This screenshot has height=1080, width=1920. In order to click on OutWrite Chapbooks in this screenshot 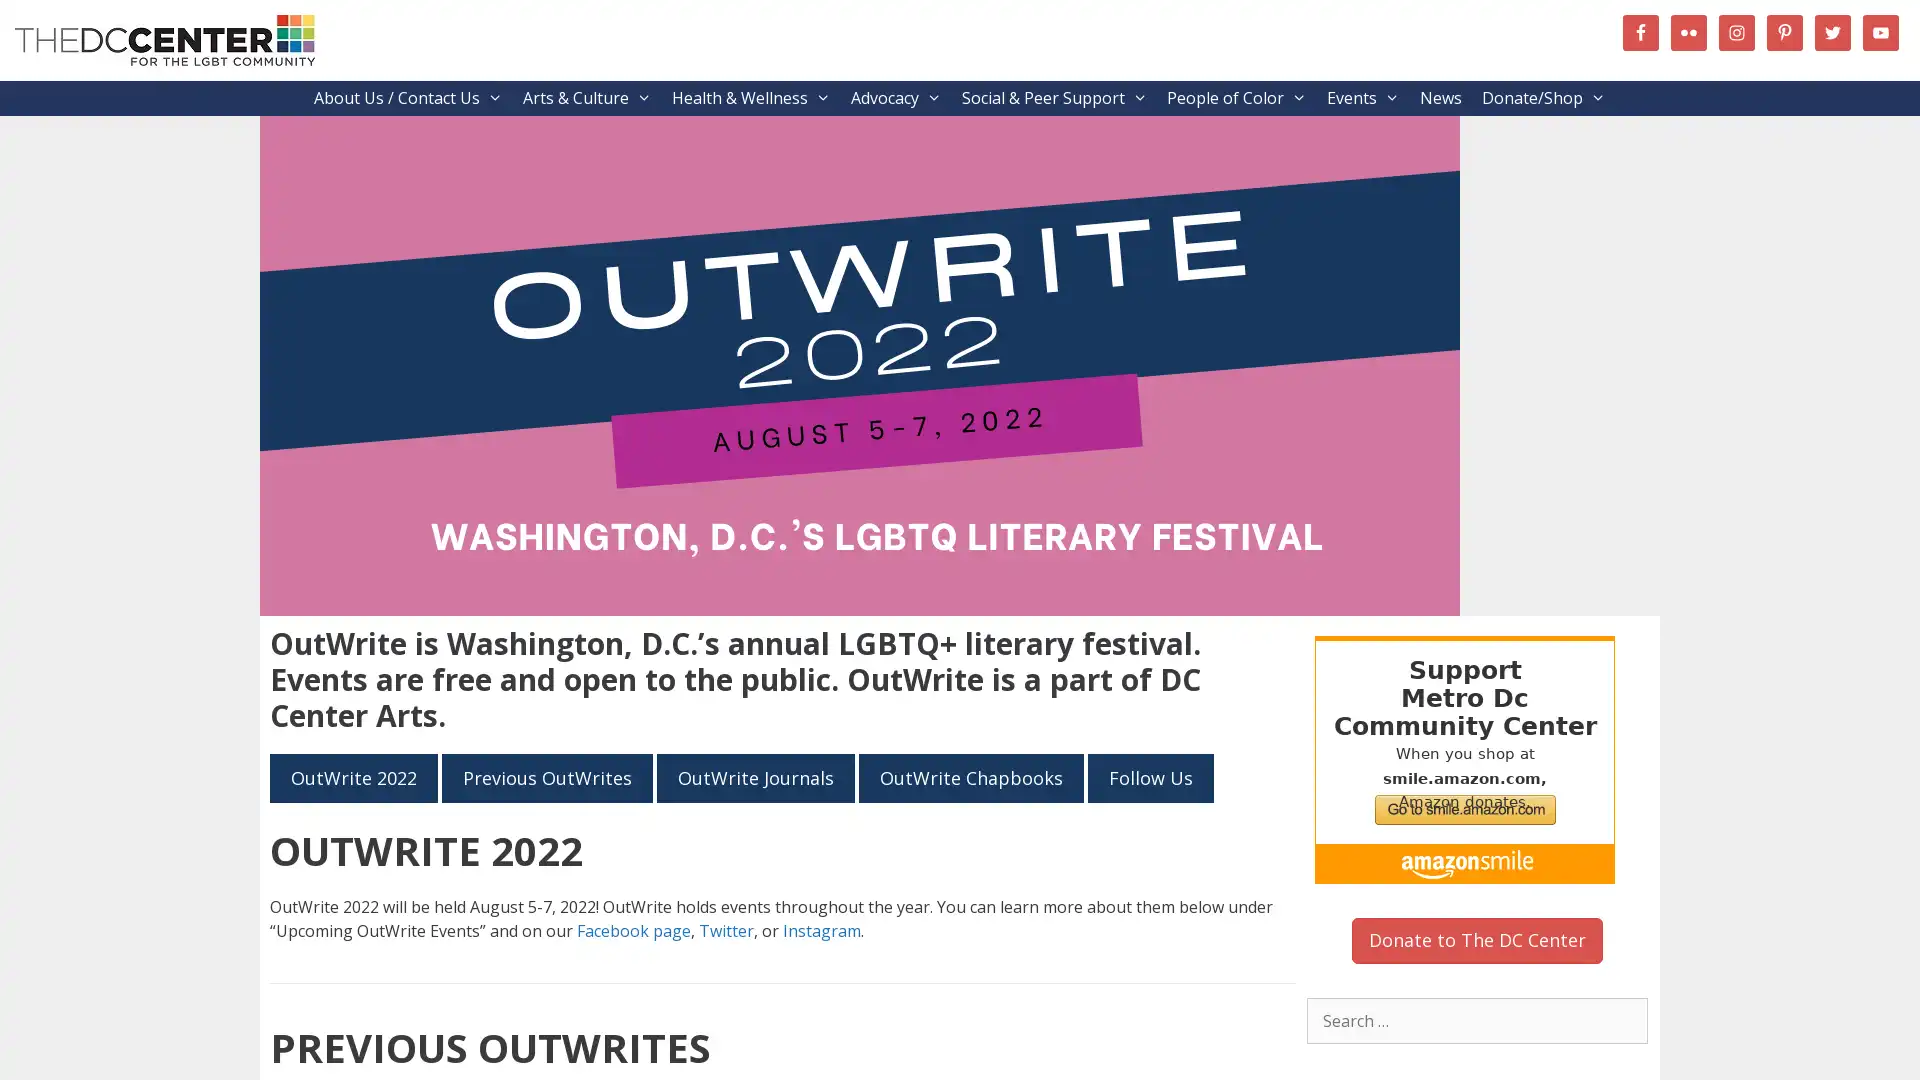, I will do `click(971, 777)`.